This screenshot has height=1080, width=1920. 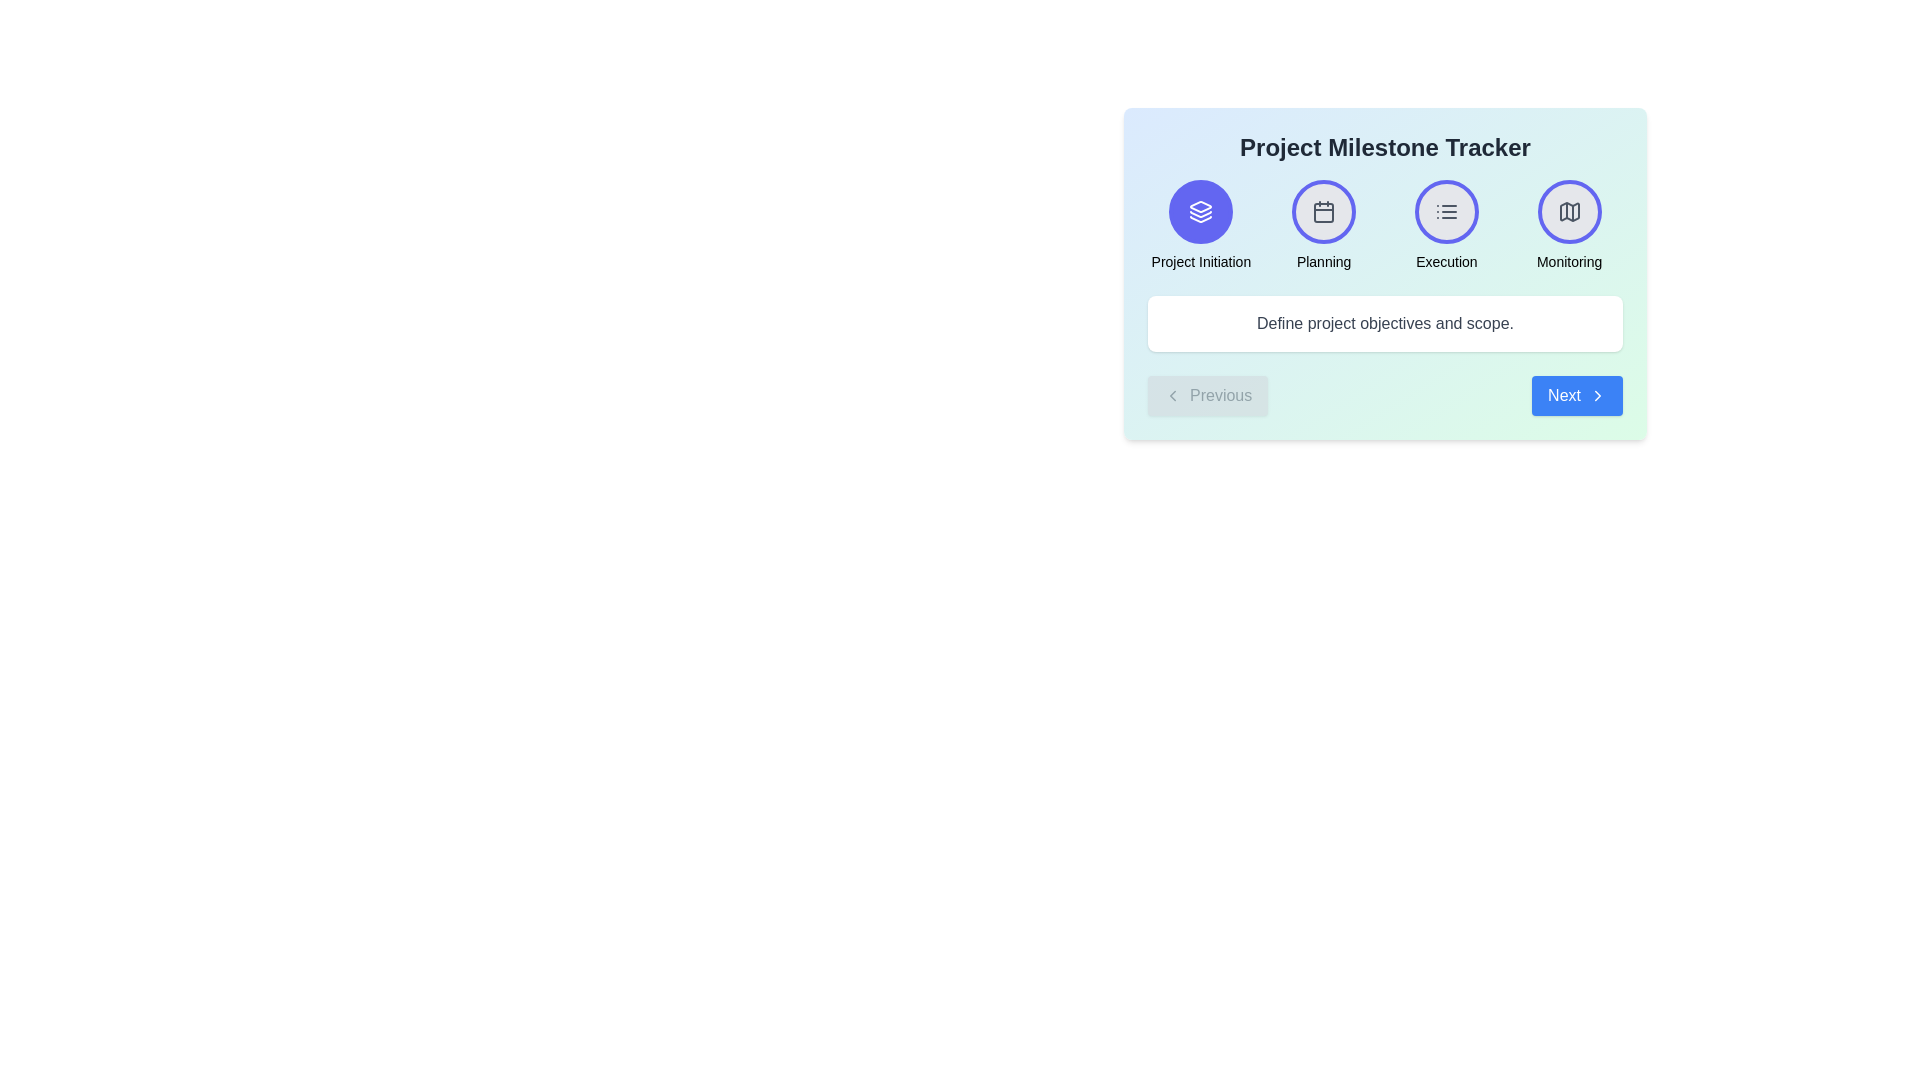 What do you see at coordinates (1200, 225) in the screenshot?
I see `the first navigation item representing the 'Project Initiation' phase in the multi-step process tracker` at bounding box center [1200, 225].